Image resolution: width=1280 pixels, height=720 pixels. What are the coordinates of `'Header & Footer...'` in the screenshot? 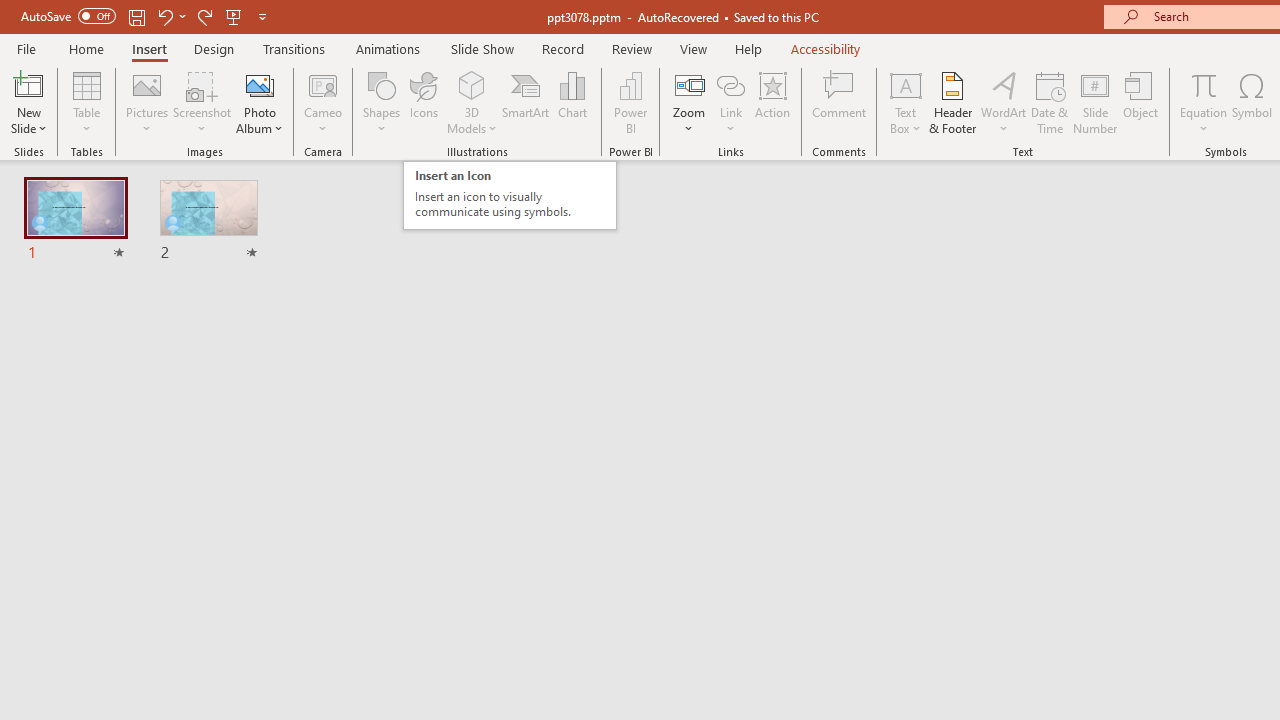 It's located at (951, 103).